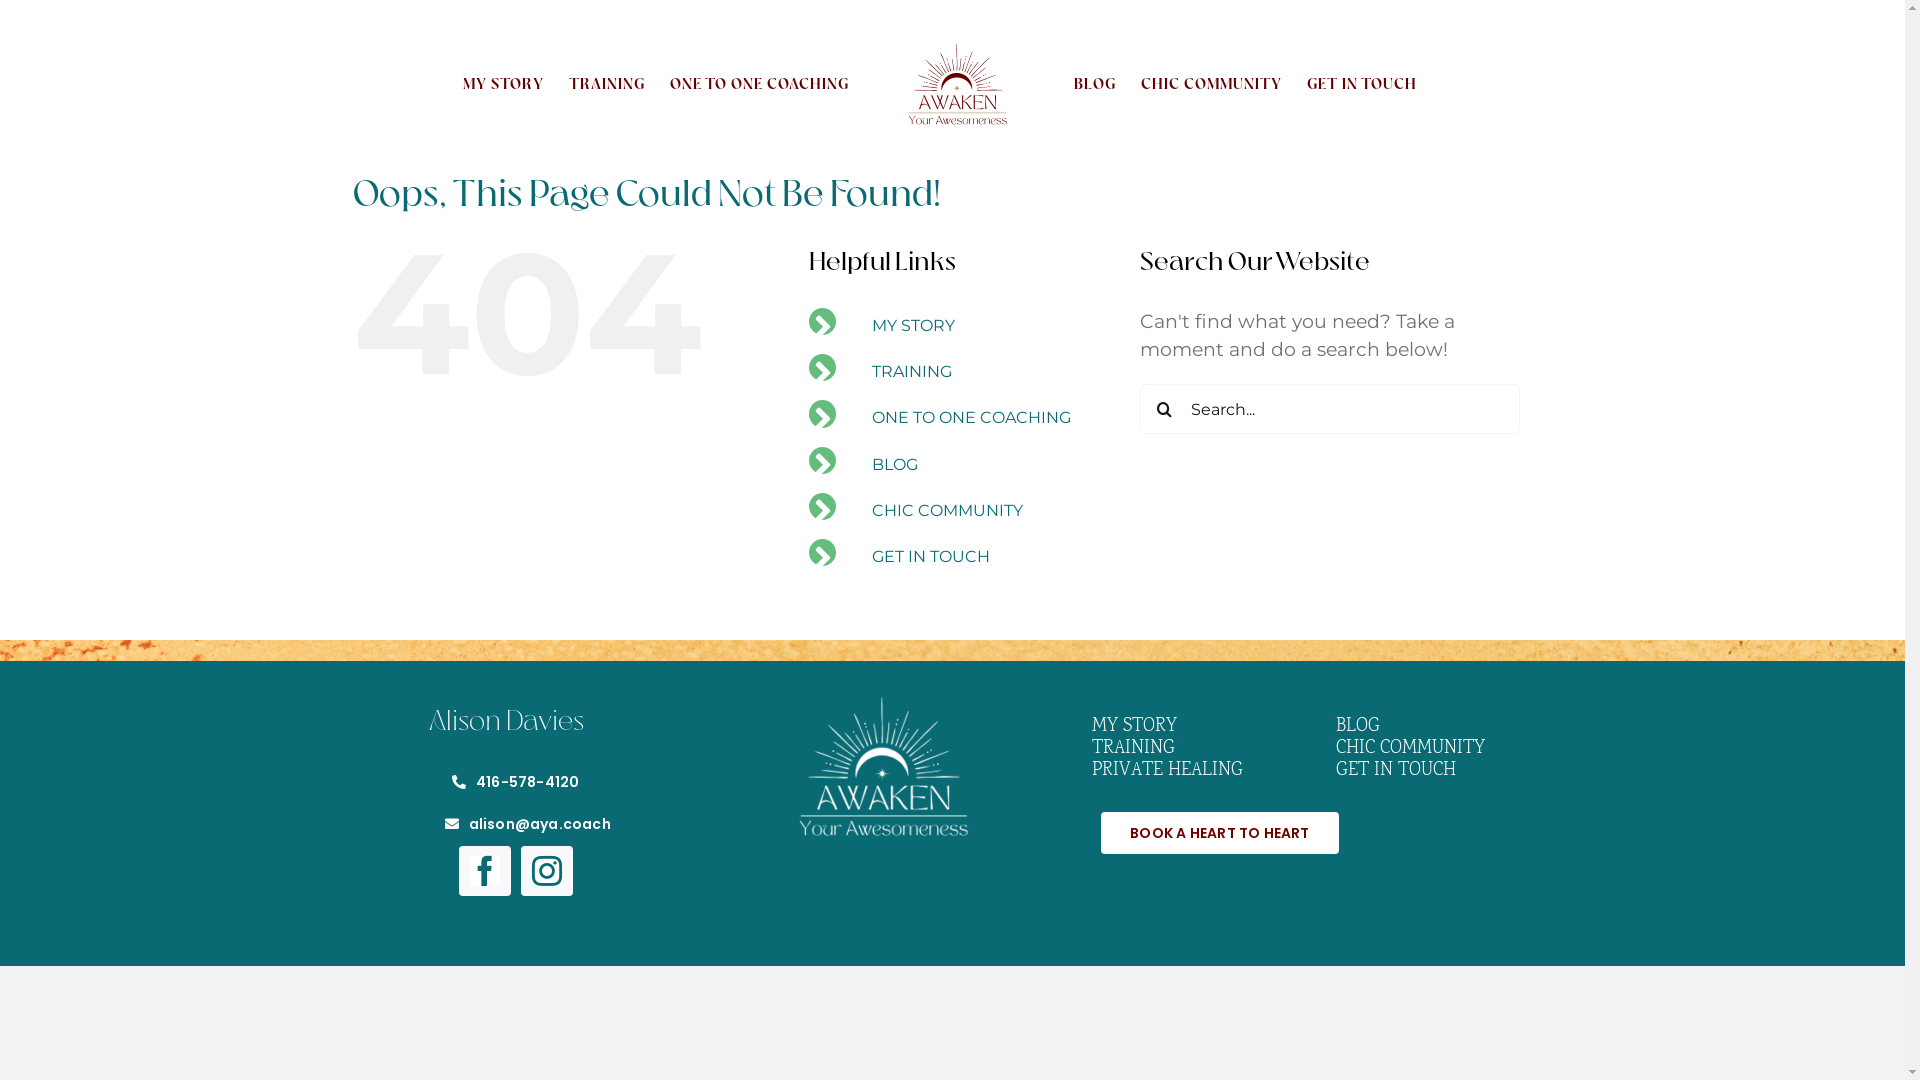 This screenshot has width=1920, height=1080. Describe the element at coordinates (1335, 726) in the screenshot. I see `'BLOG'` at that location.